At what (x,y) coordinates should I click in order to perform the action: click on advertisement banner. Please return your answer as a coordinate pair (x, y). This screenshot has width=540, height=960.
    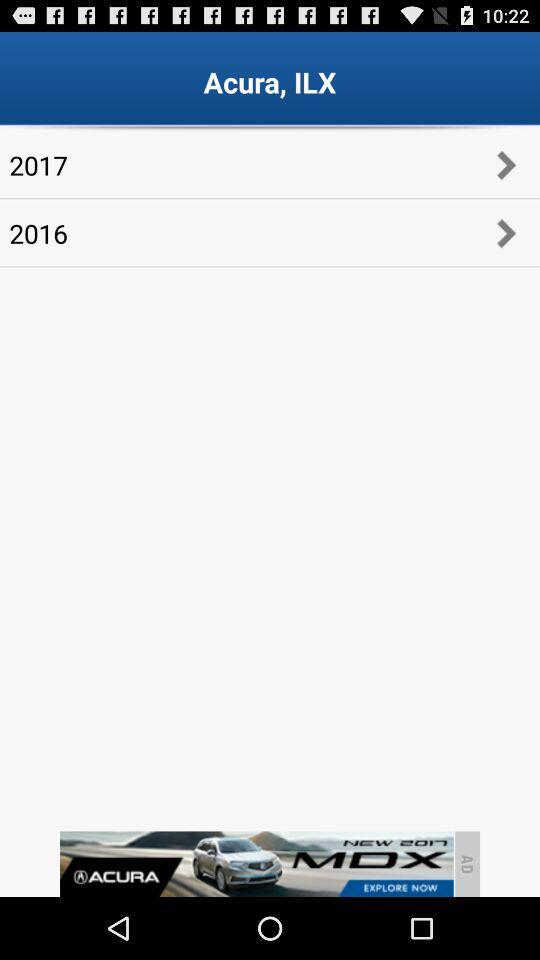
    Looking at the image, I should click on (256, 863).